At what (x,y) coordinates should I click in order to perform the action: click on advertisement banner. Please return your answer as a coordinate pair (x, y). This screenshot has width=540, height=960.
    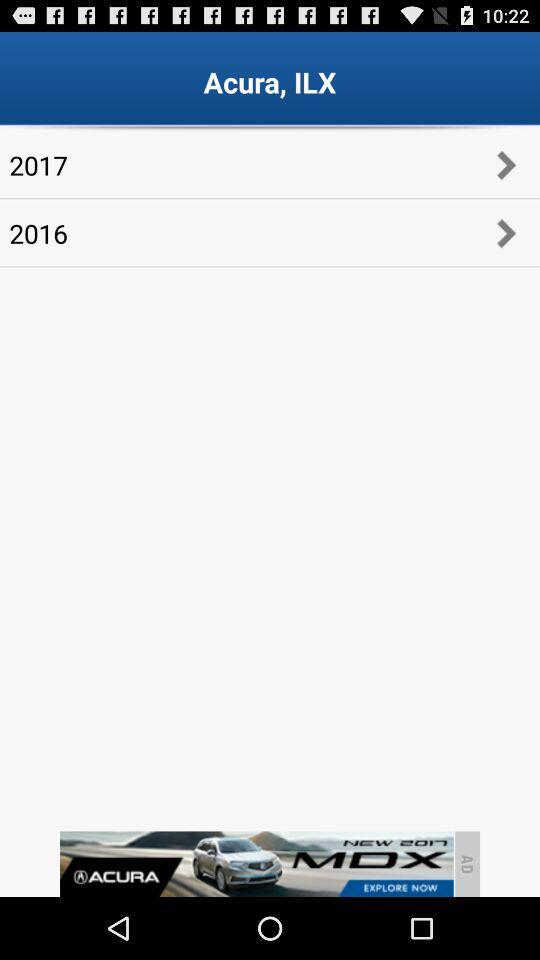
    Looking at the image, I should click on (256, 863).